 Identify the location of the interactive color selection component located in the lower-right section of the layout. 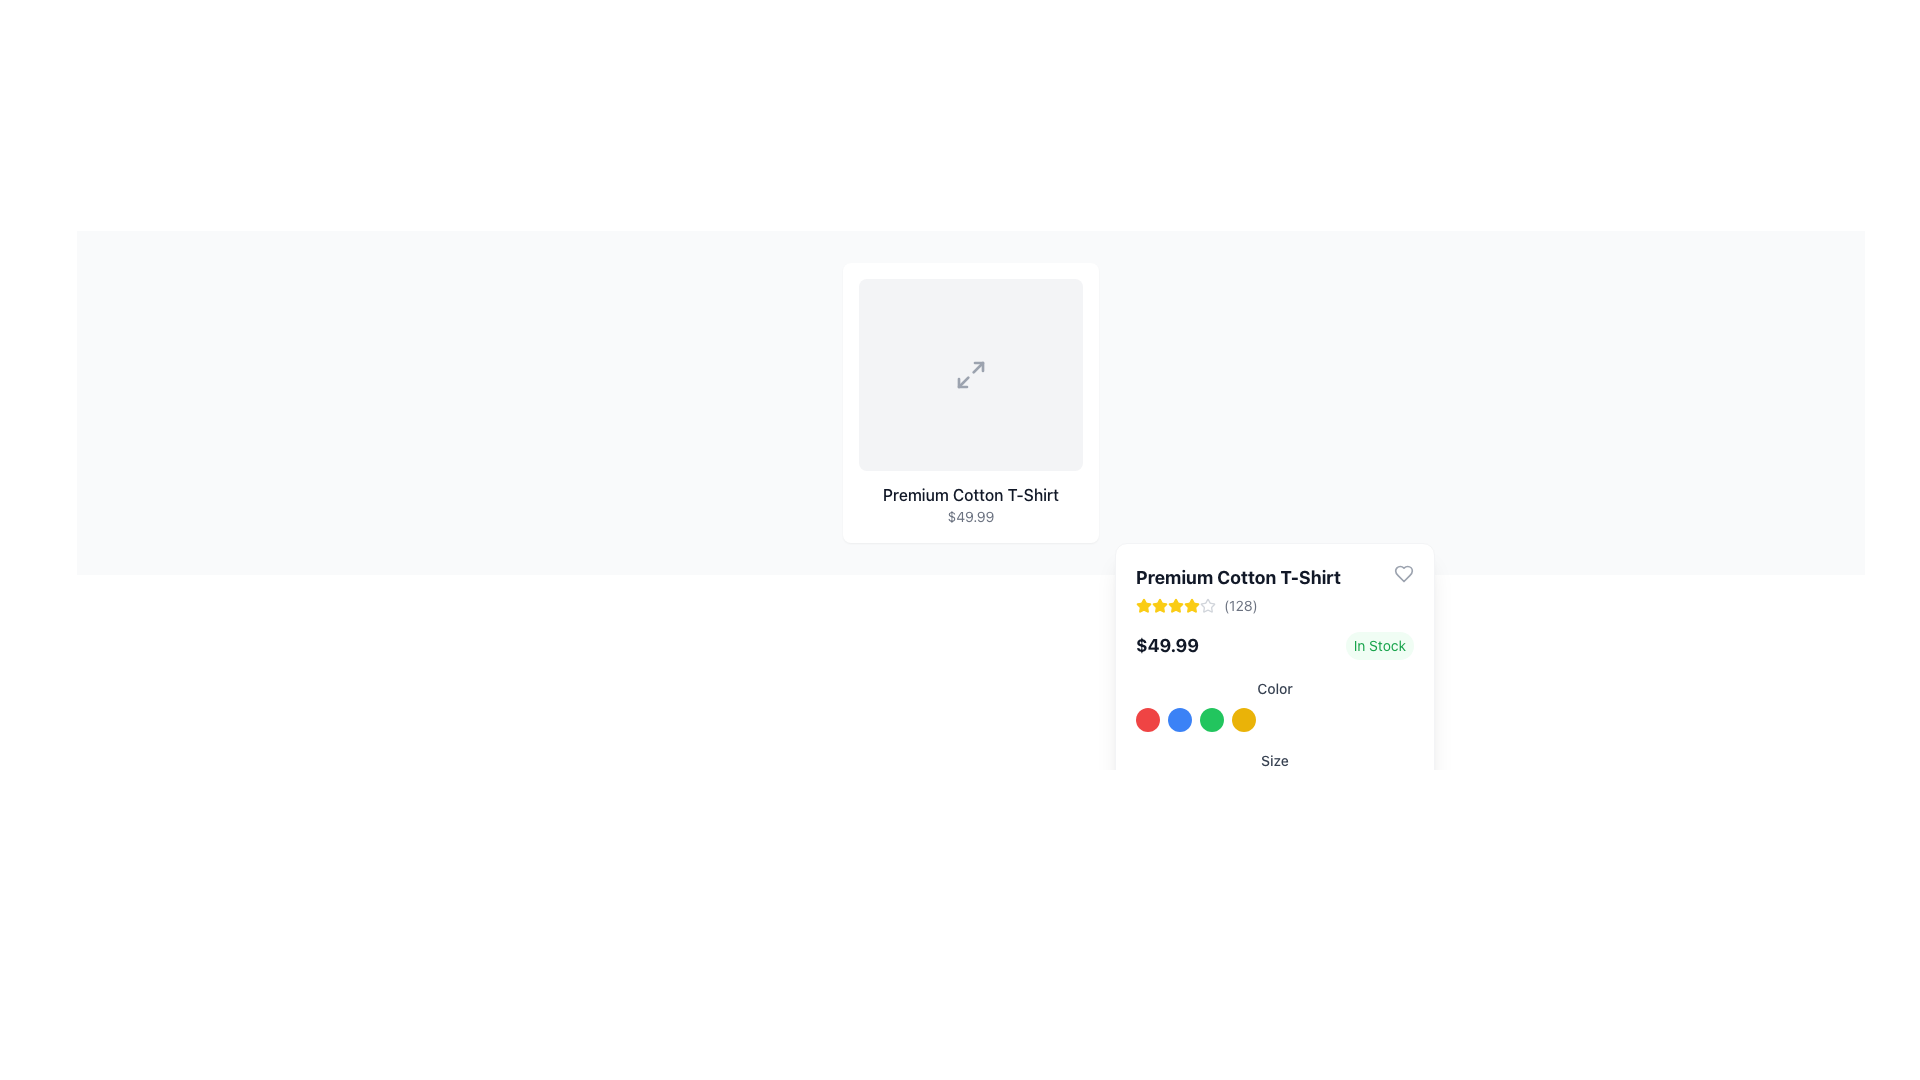
(1274, 720).